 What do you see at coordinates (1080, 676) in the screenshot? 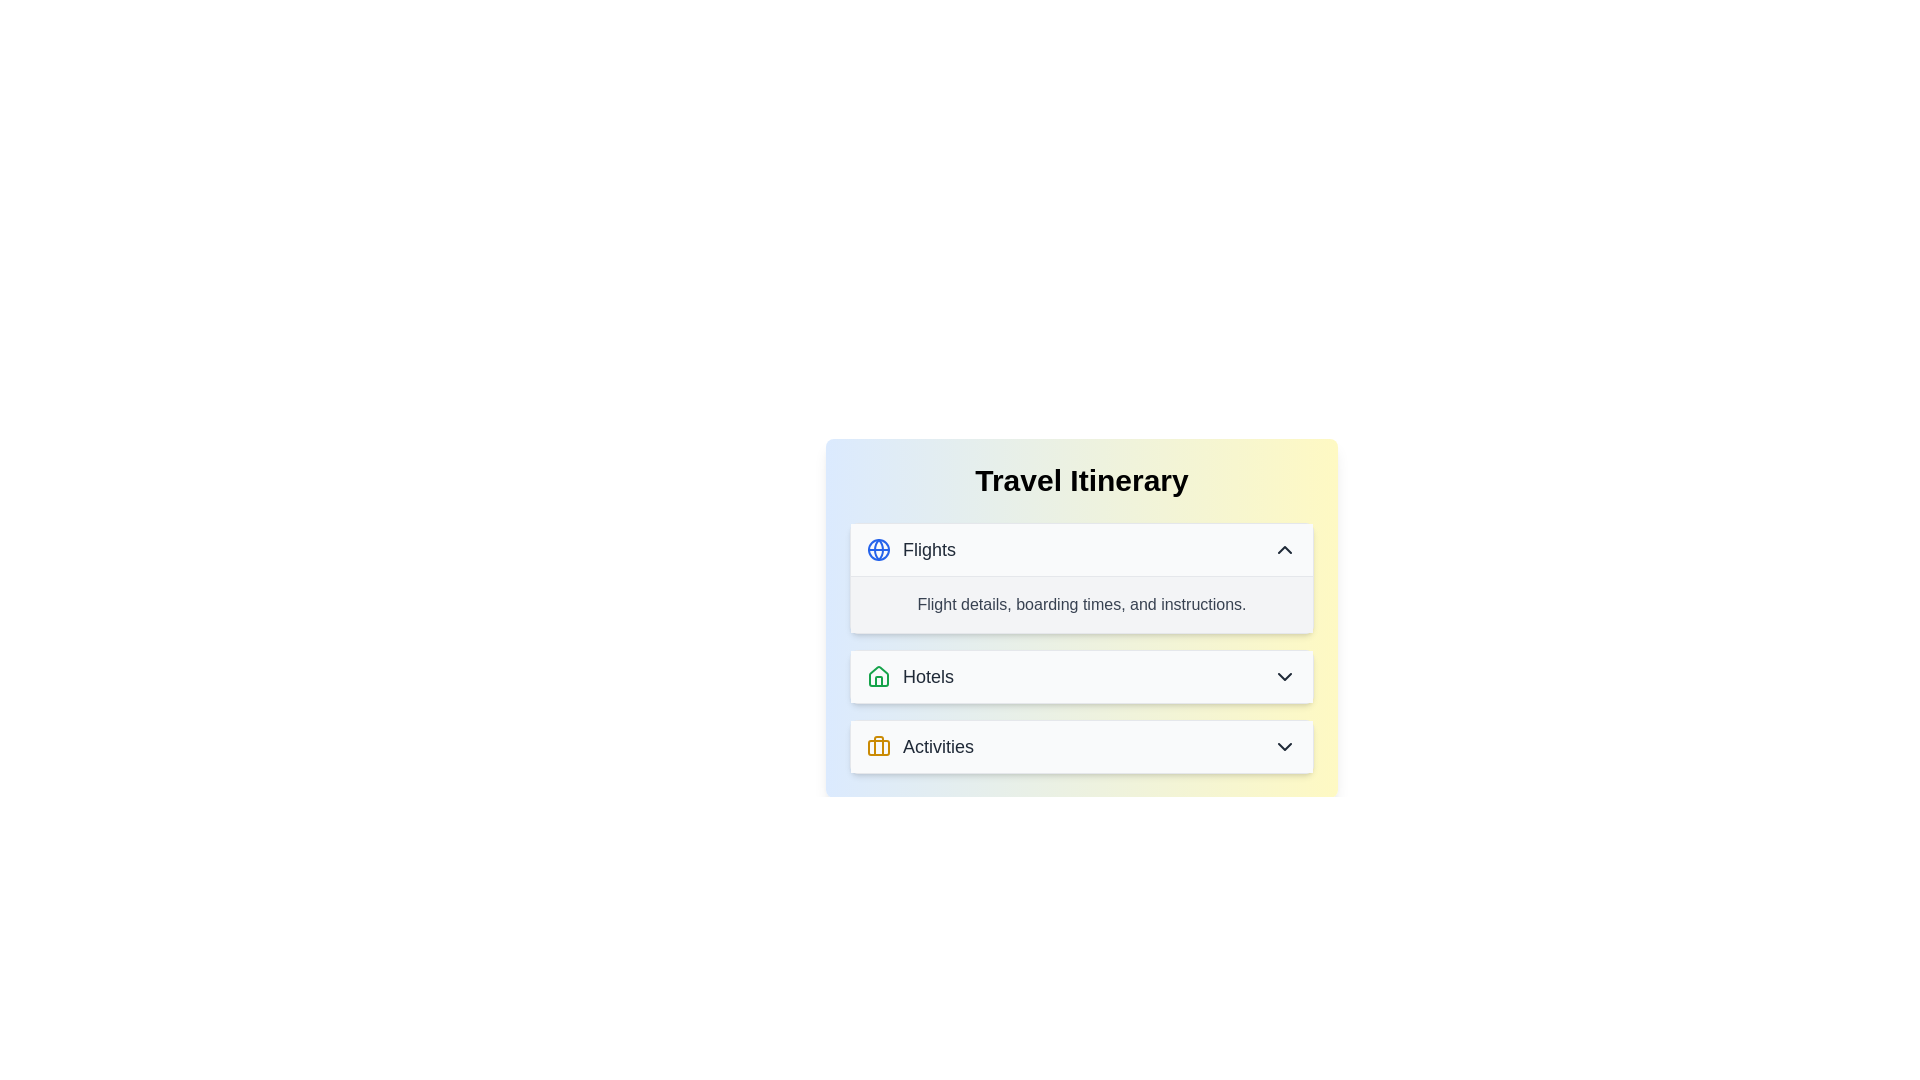
I see `the interactive dropdown menu button located between the 'Flights' and 'Activities' options` at bounding box center [1080, 676].